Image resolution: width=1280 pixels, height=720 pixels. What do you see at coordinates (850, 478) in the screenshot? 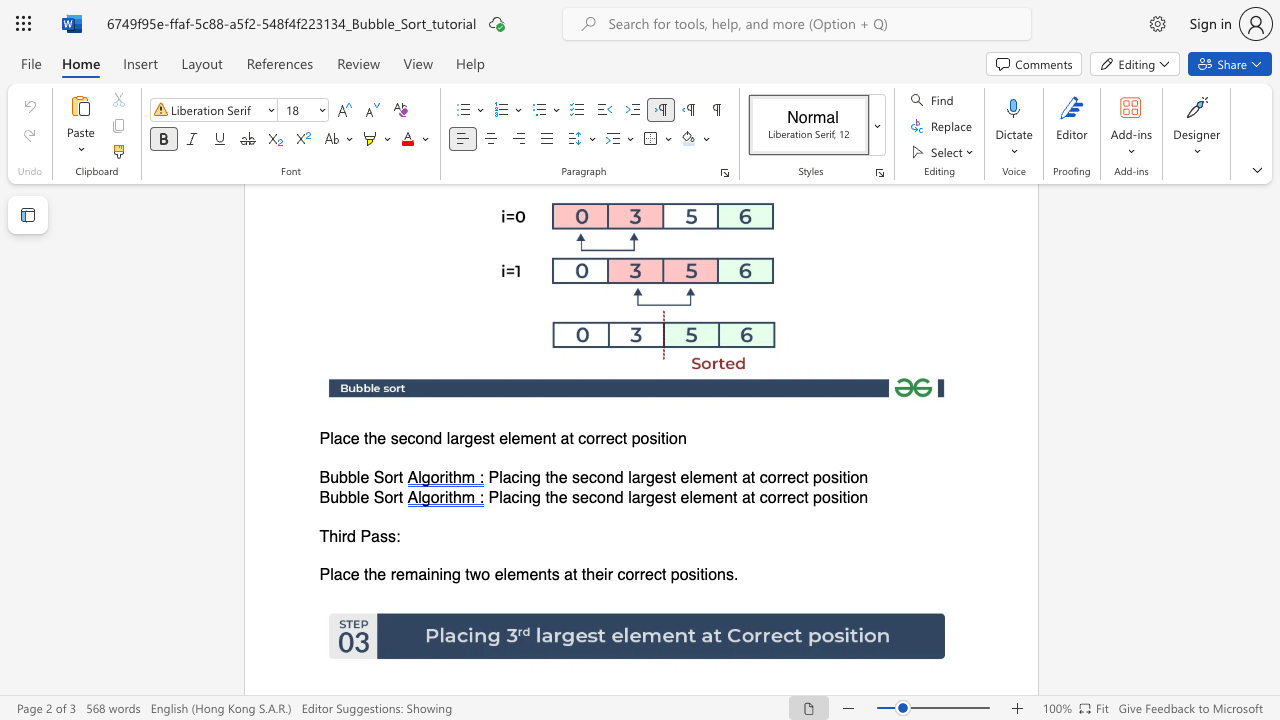
I see `the subset text "on" within the text "Placing the second largest element at correct position"` at bounding box center [850, 478].